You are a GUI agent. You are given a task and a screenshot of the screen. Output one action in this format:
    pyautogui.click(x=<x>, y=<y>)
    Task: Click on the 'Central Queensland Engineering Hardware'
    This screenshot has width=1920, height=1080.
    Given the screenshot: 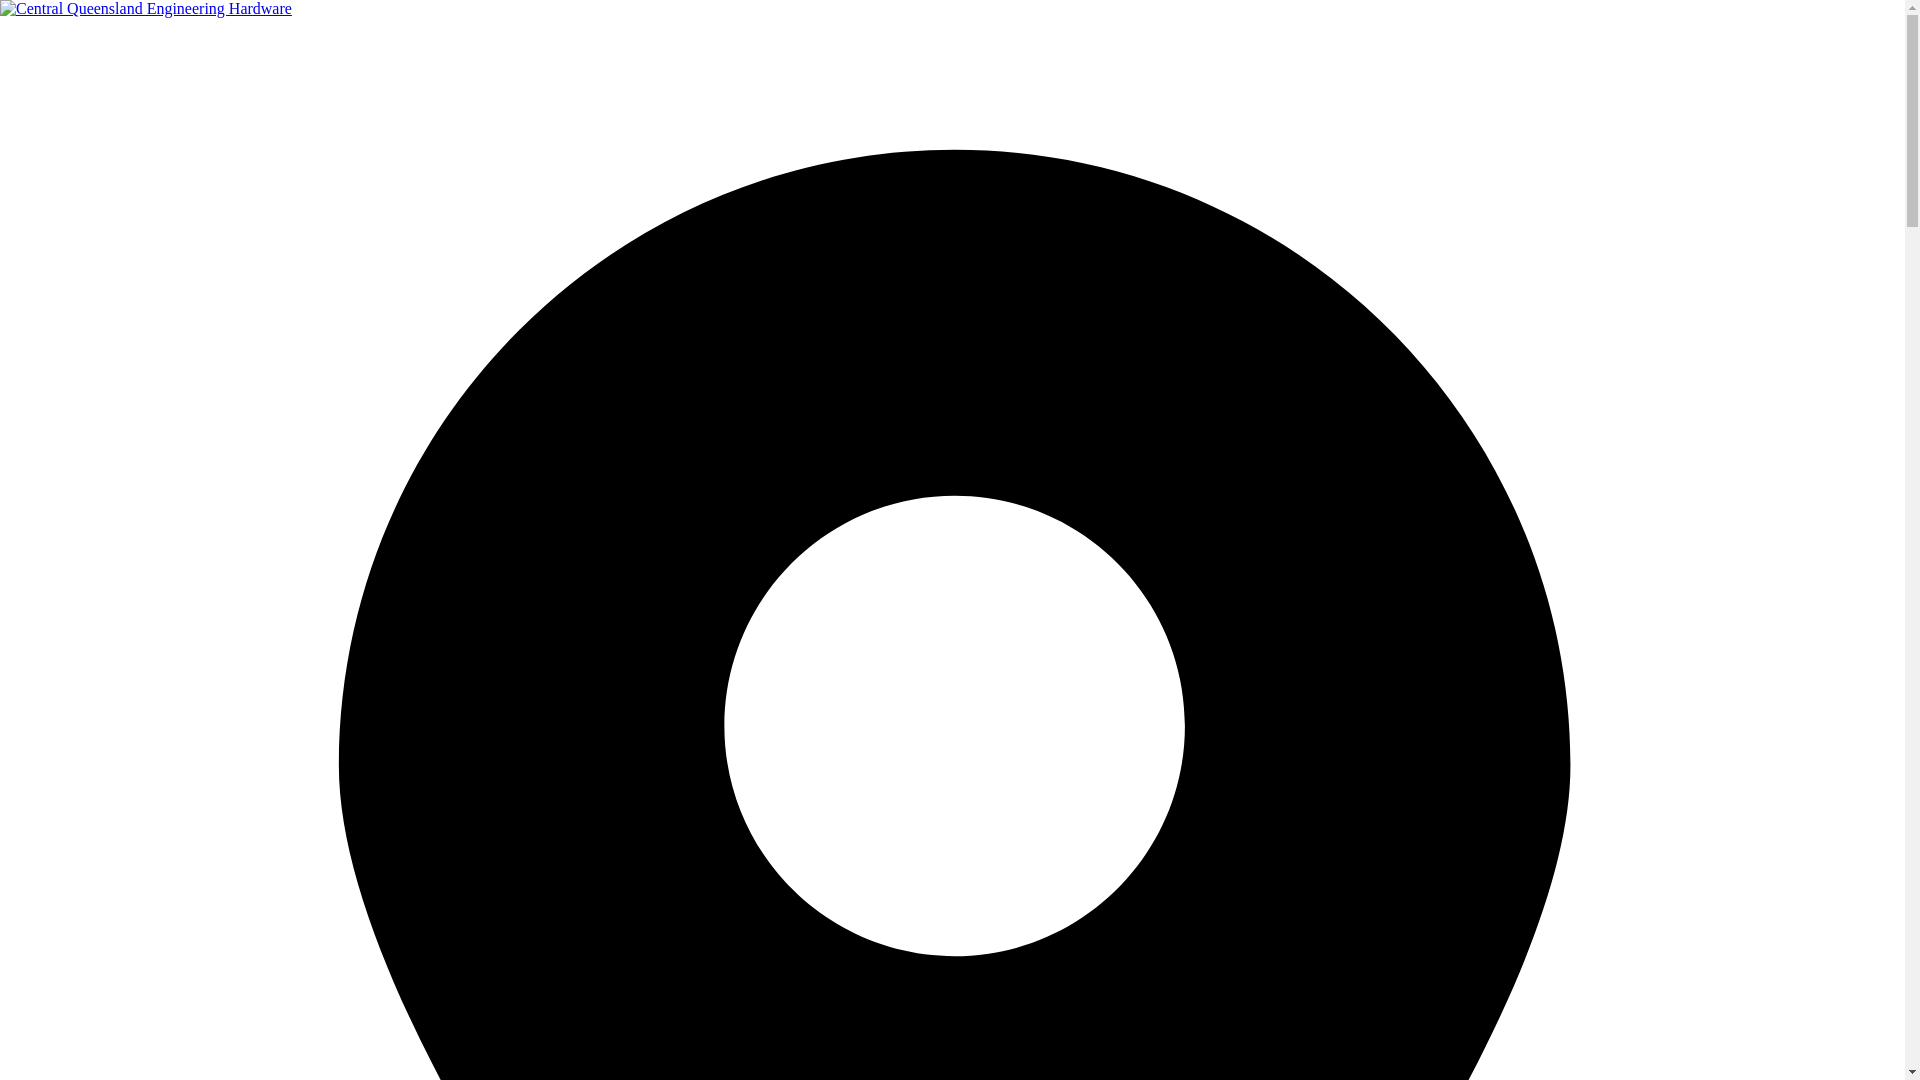 What is the action you would take?
    pyautogui.click(x=144, y=8)
    